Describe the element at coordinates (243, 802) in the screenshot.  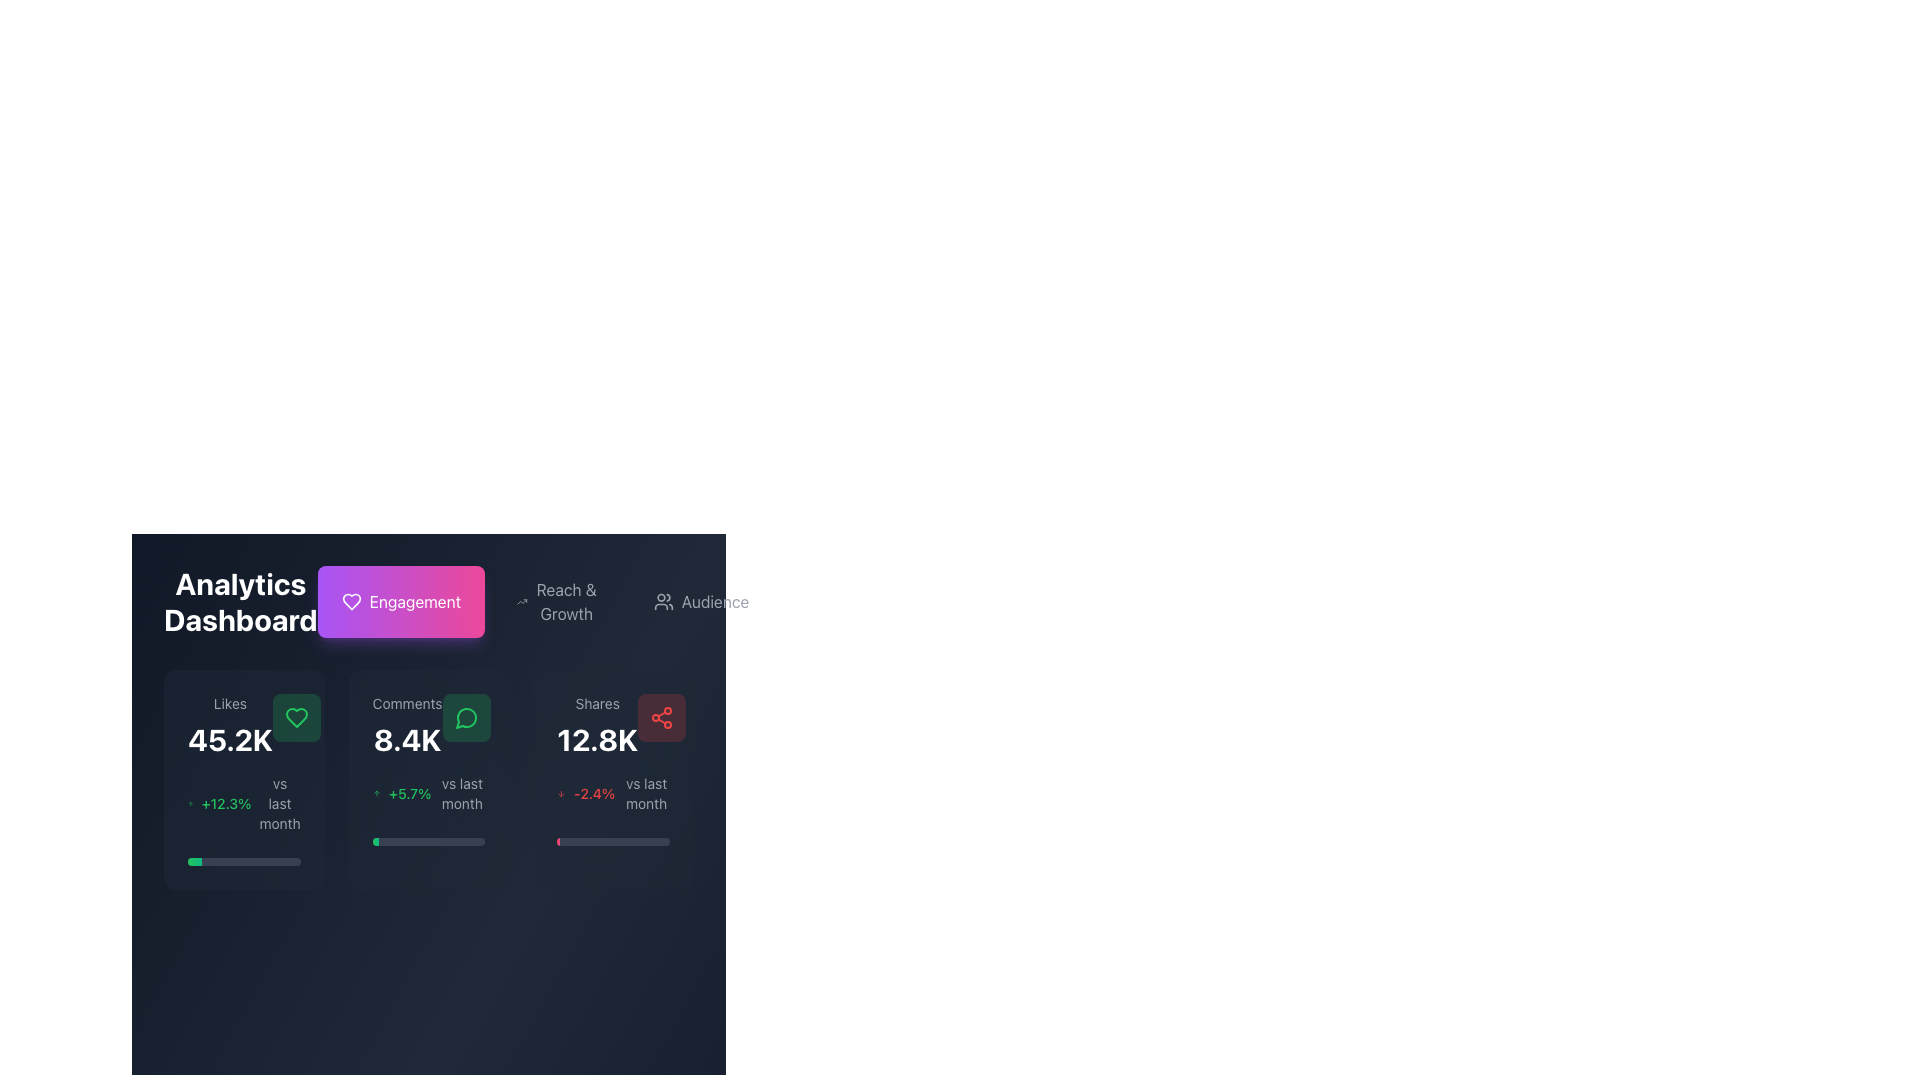
I see `the Text and icon grouping in the Likes section of the analytics dashboard to interact with additional details about the growth metric related to social engagement` at that location.